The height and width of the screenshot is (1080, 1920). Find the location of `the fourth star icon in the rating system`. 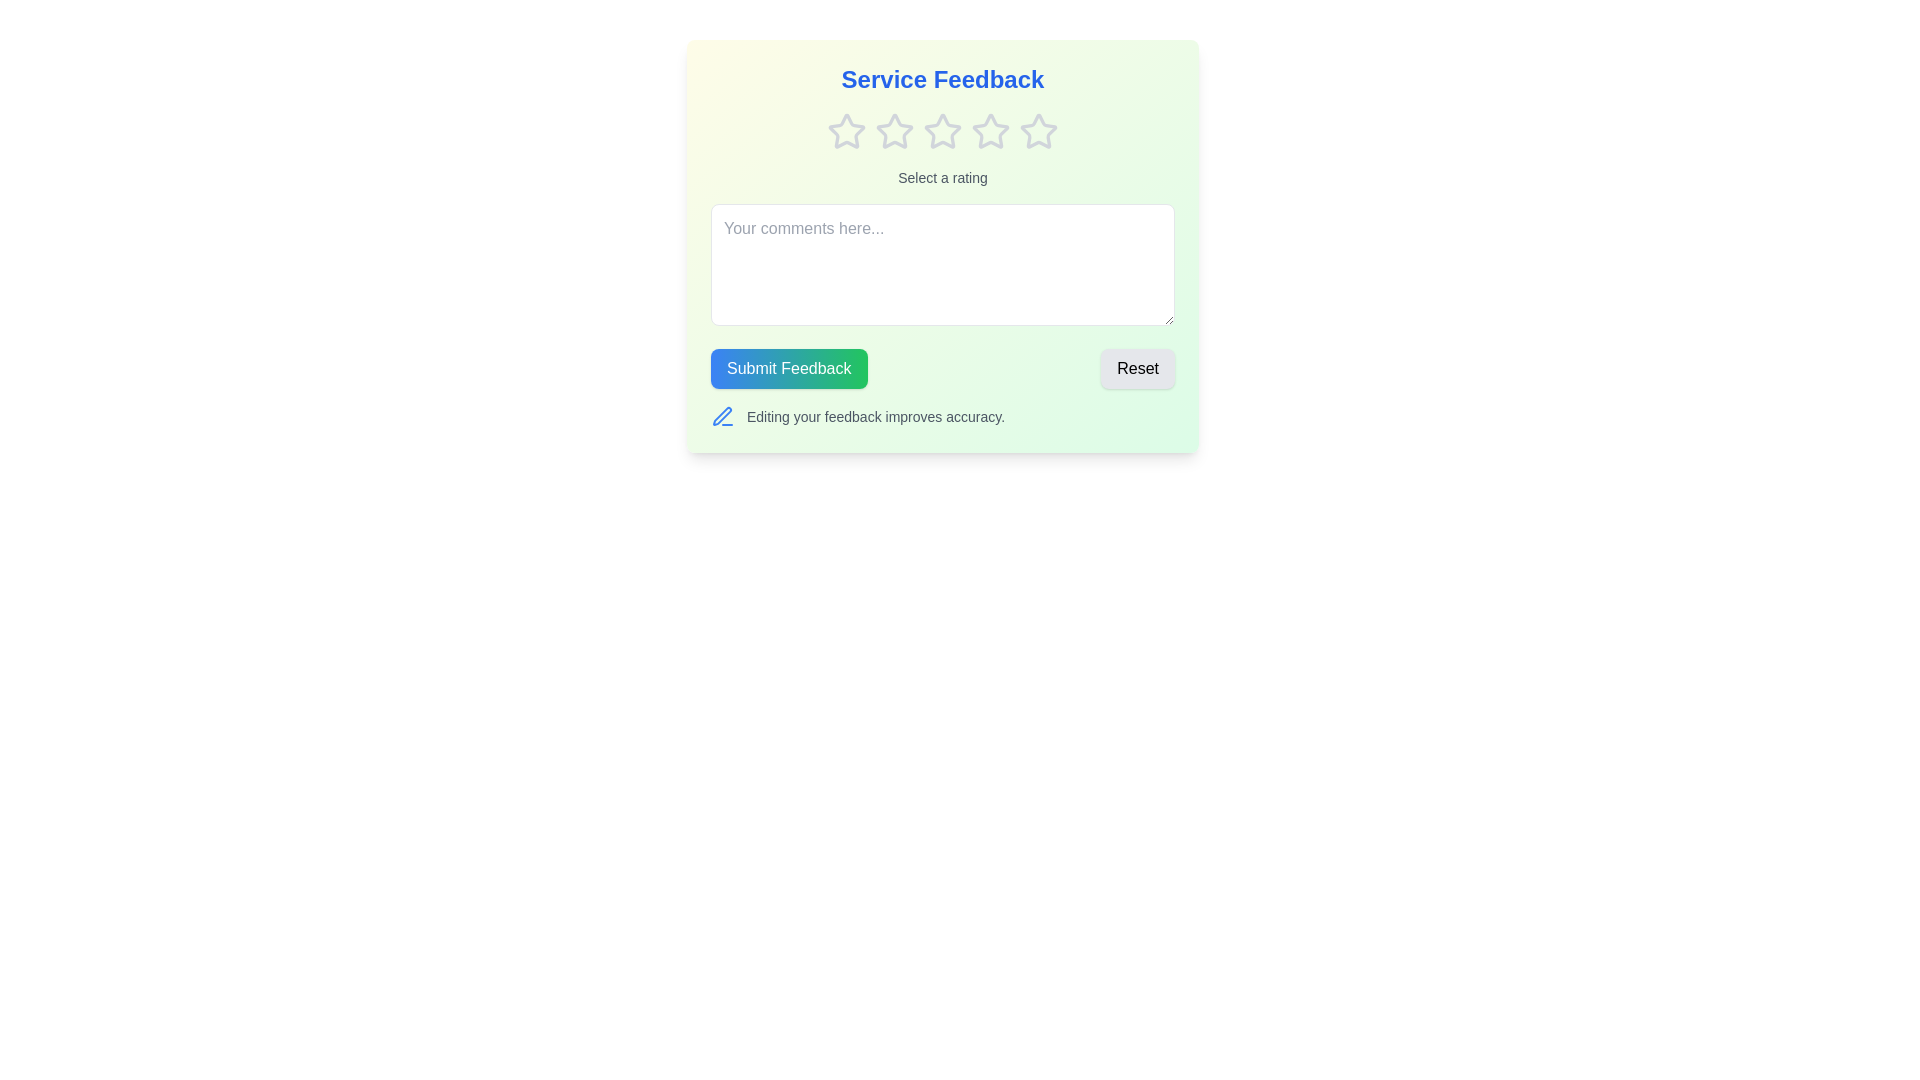

the fourth star icon in the rating system is located at coordinates (990, 131).